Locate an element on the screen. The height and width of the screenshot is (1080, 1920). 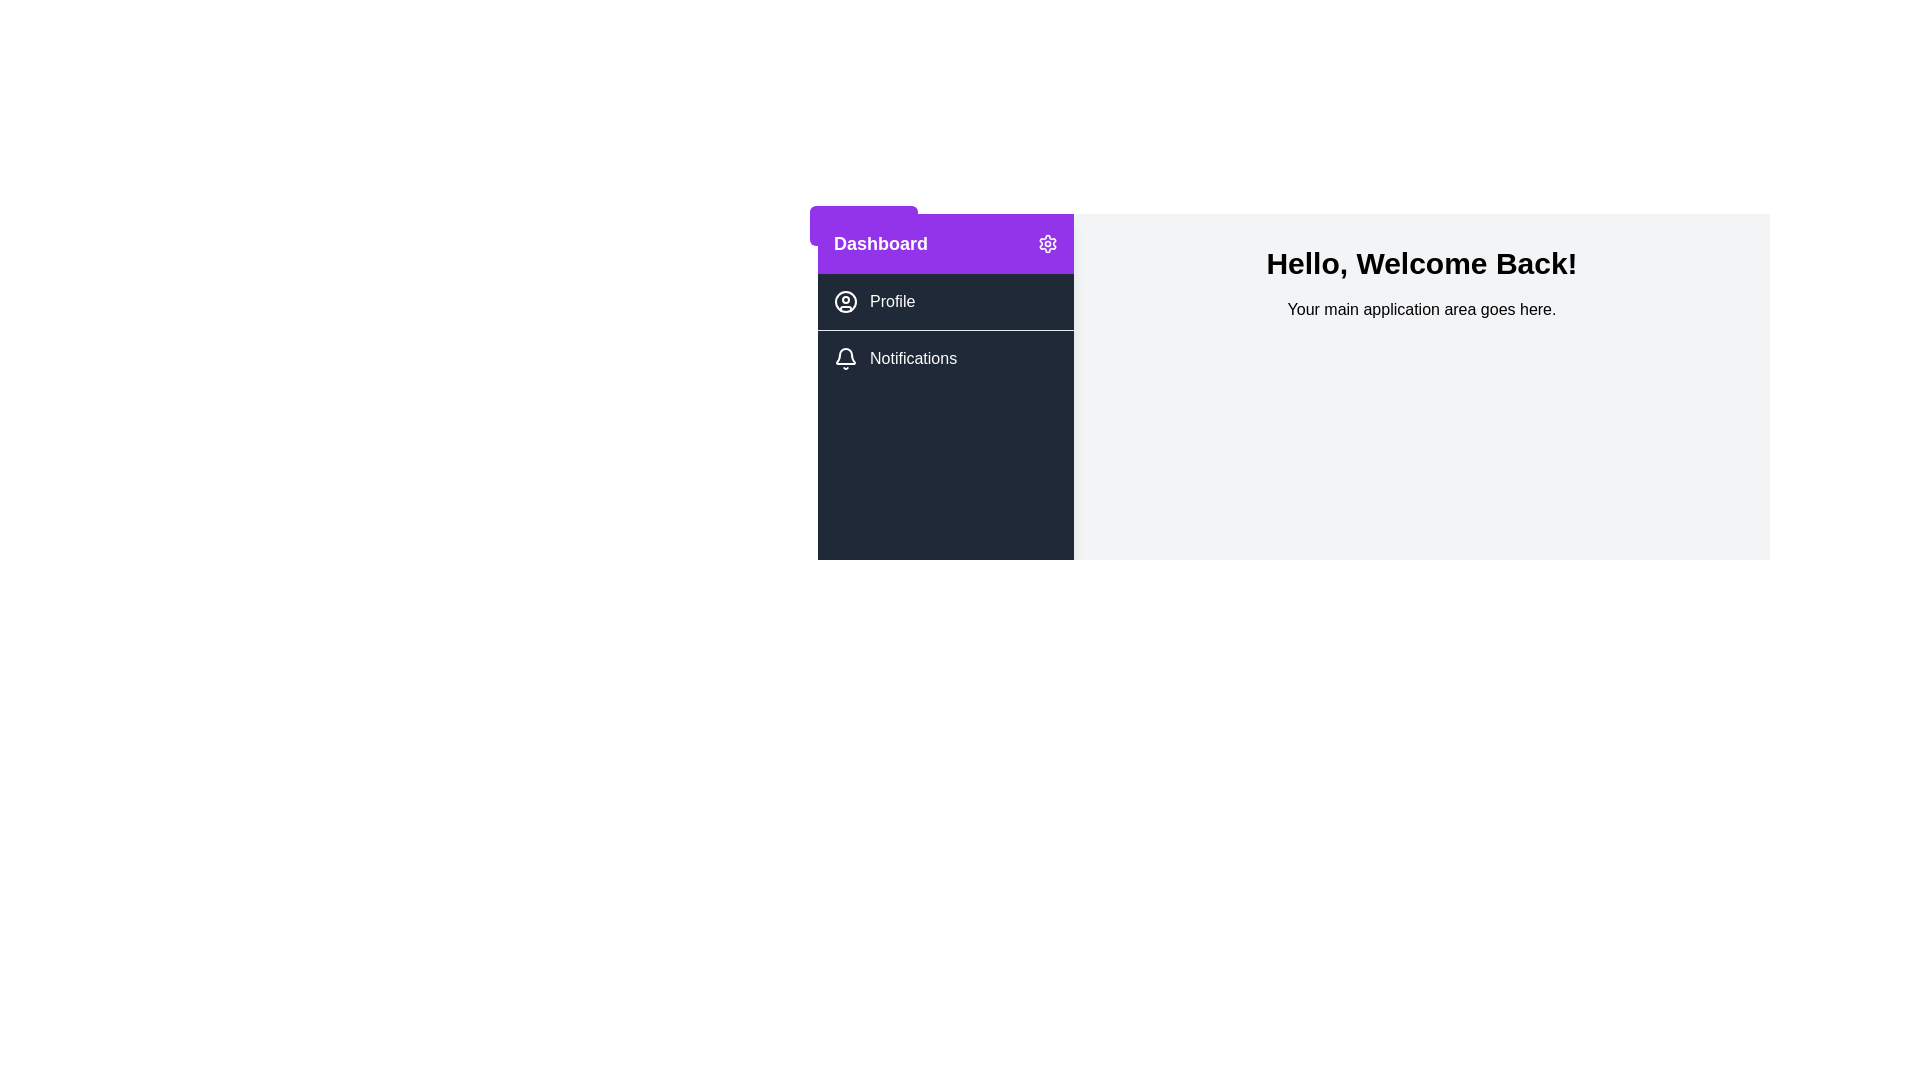
the cog or gear icon in the top right corner of the purple navigation header is located at coordinates (1046, 242).